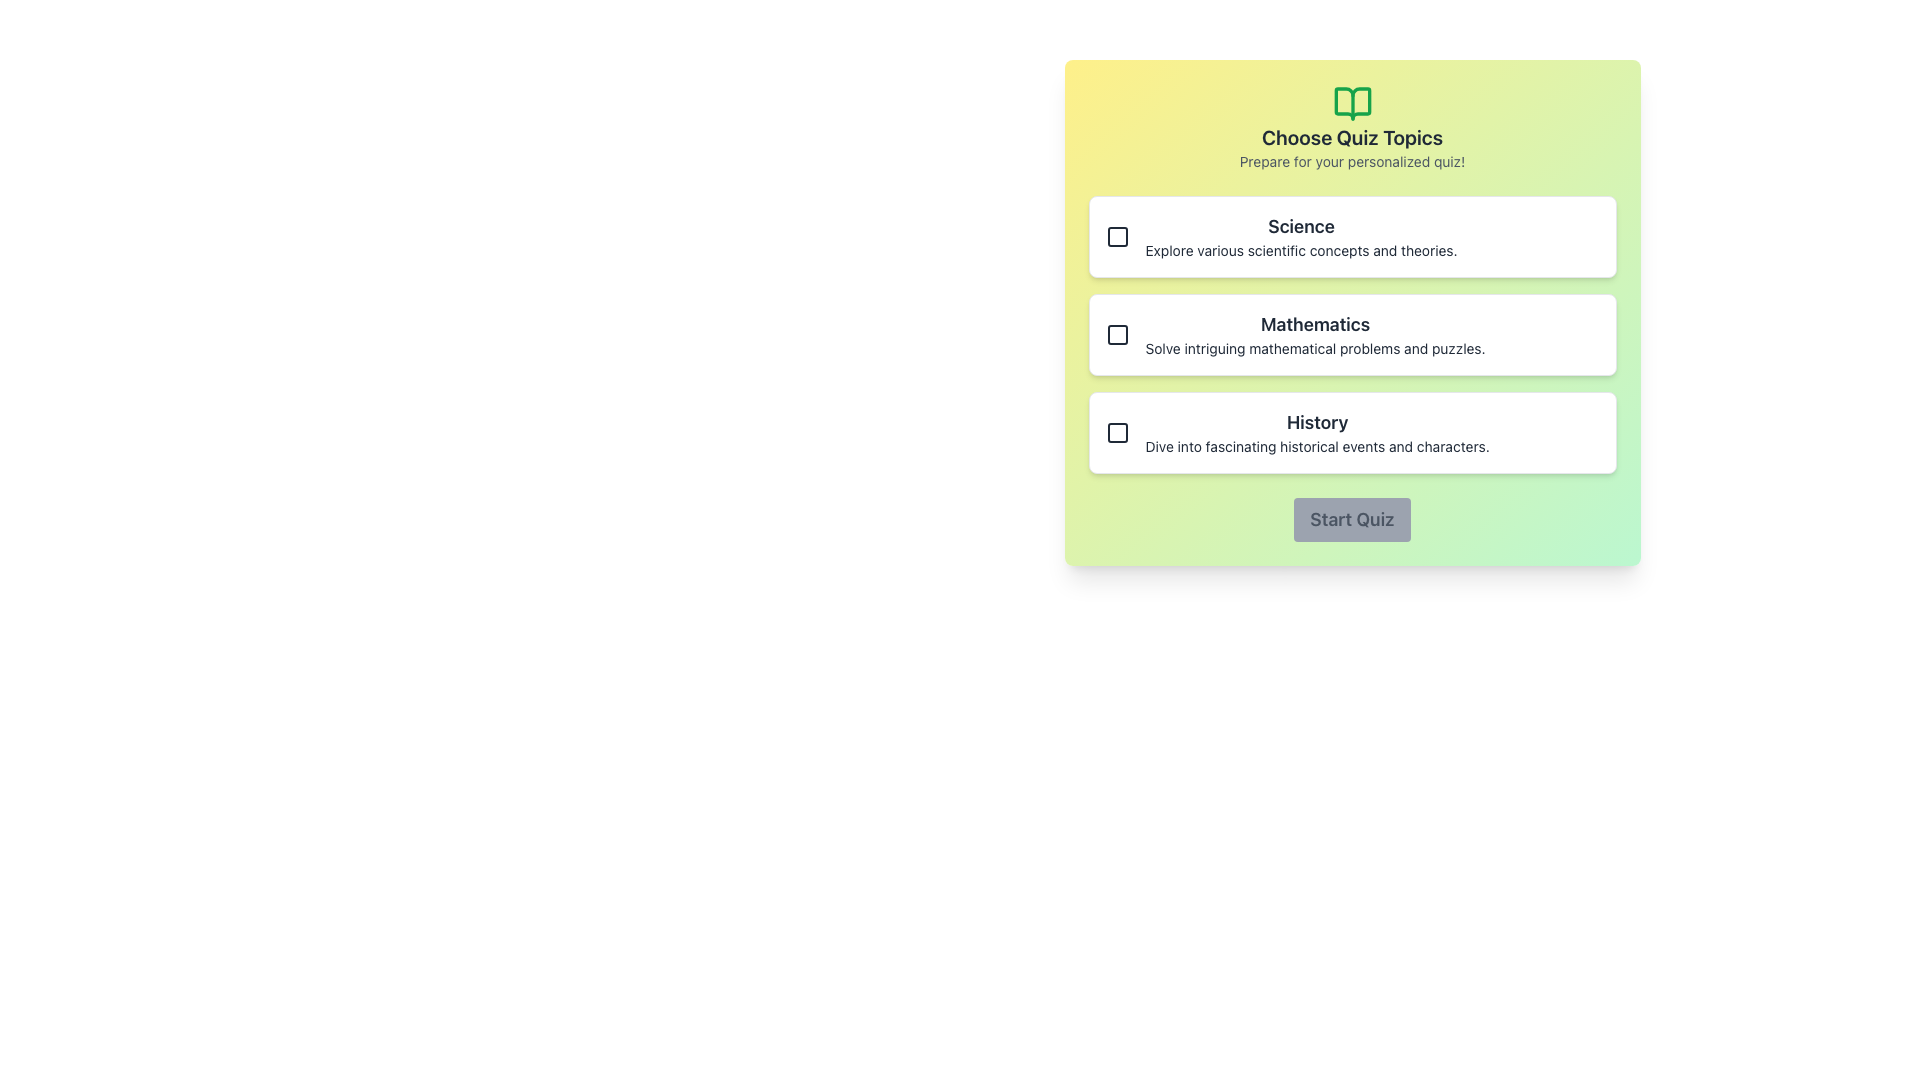  I want to click on on the checkbox located, so click(1116, 334).